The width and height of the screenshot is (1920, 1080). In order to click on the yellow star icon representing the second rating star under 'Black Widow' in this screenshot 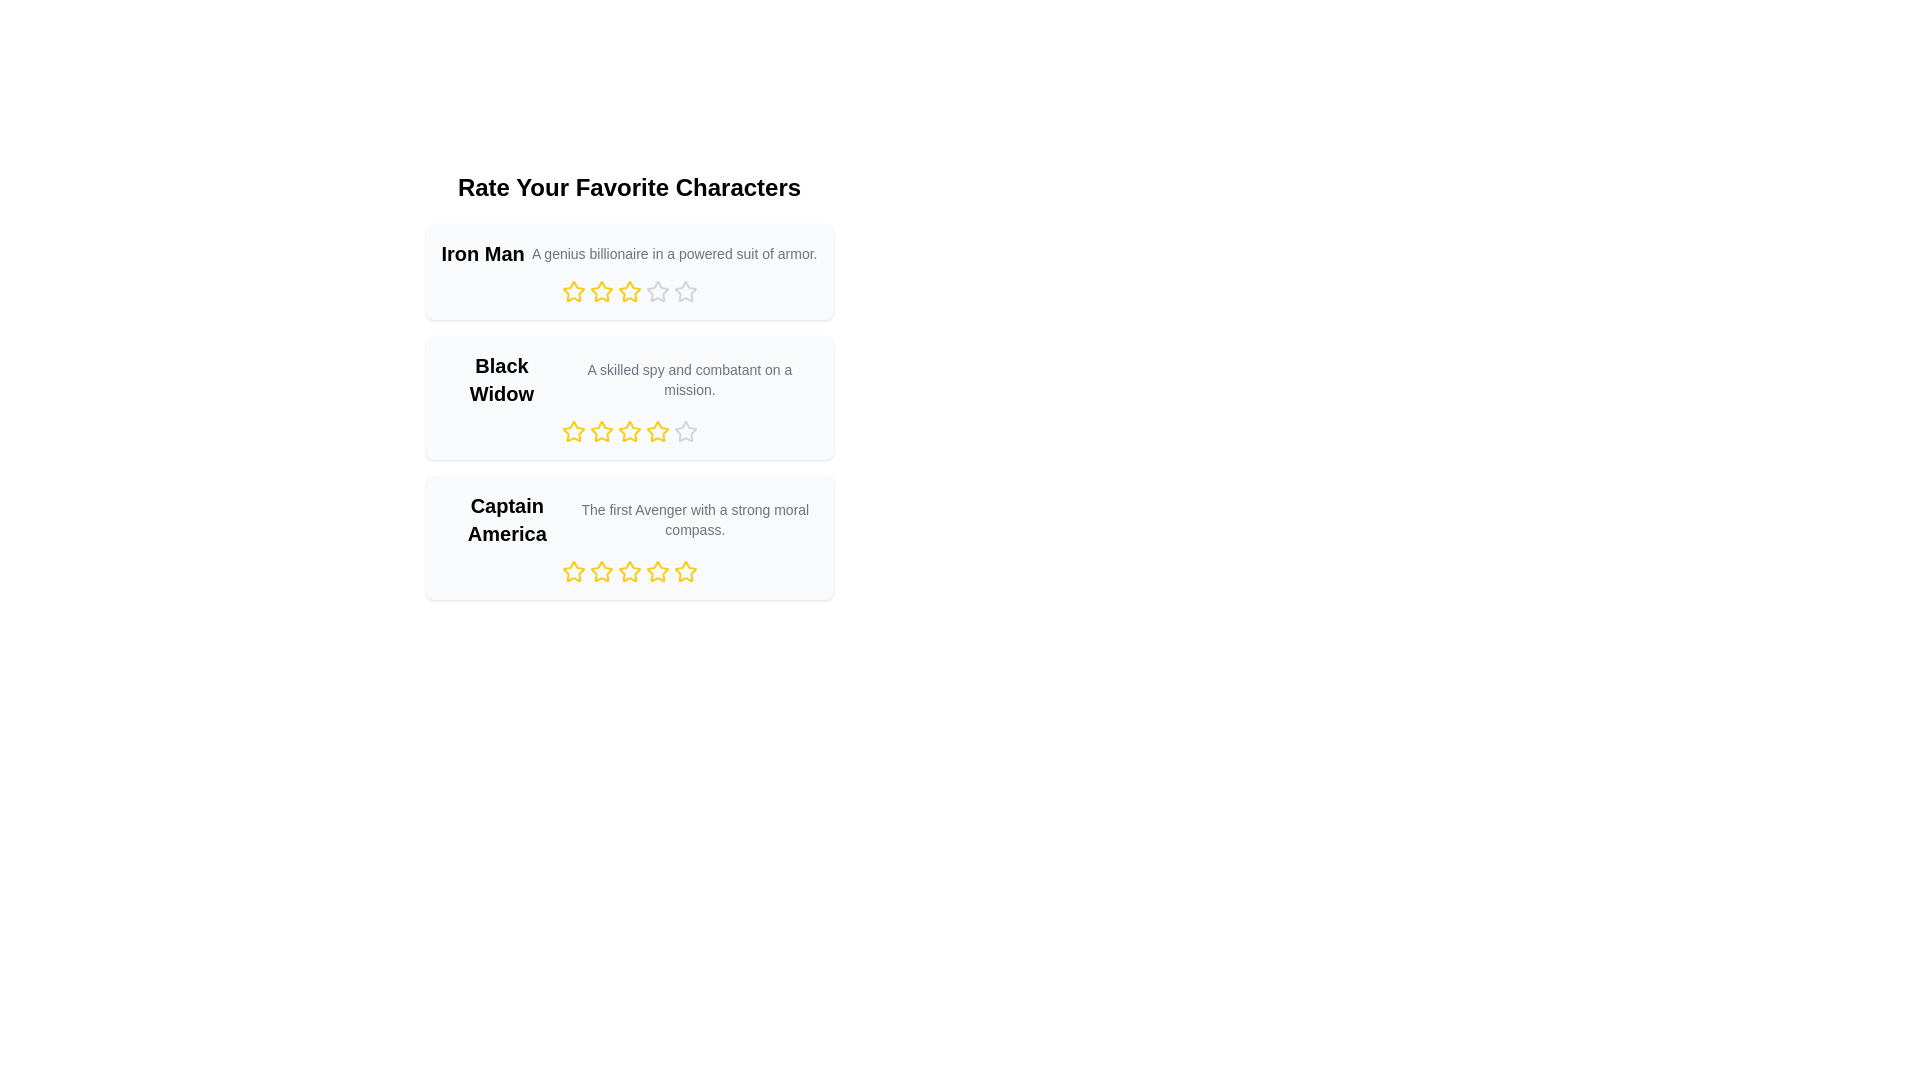, I will do `click(600, 431)`.